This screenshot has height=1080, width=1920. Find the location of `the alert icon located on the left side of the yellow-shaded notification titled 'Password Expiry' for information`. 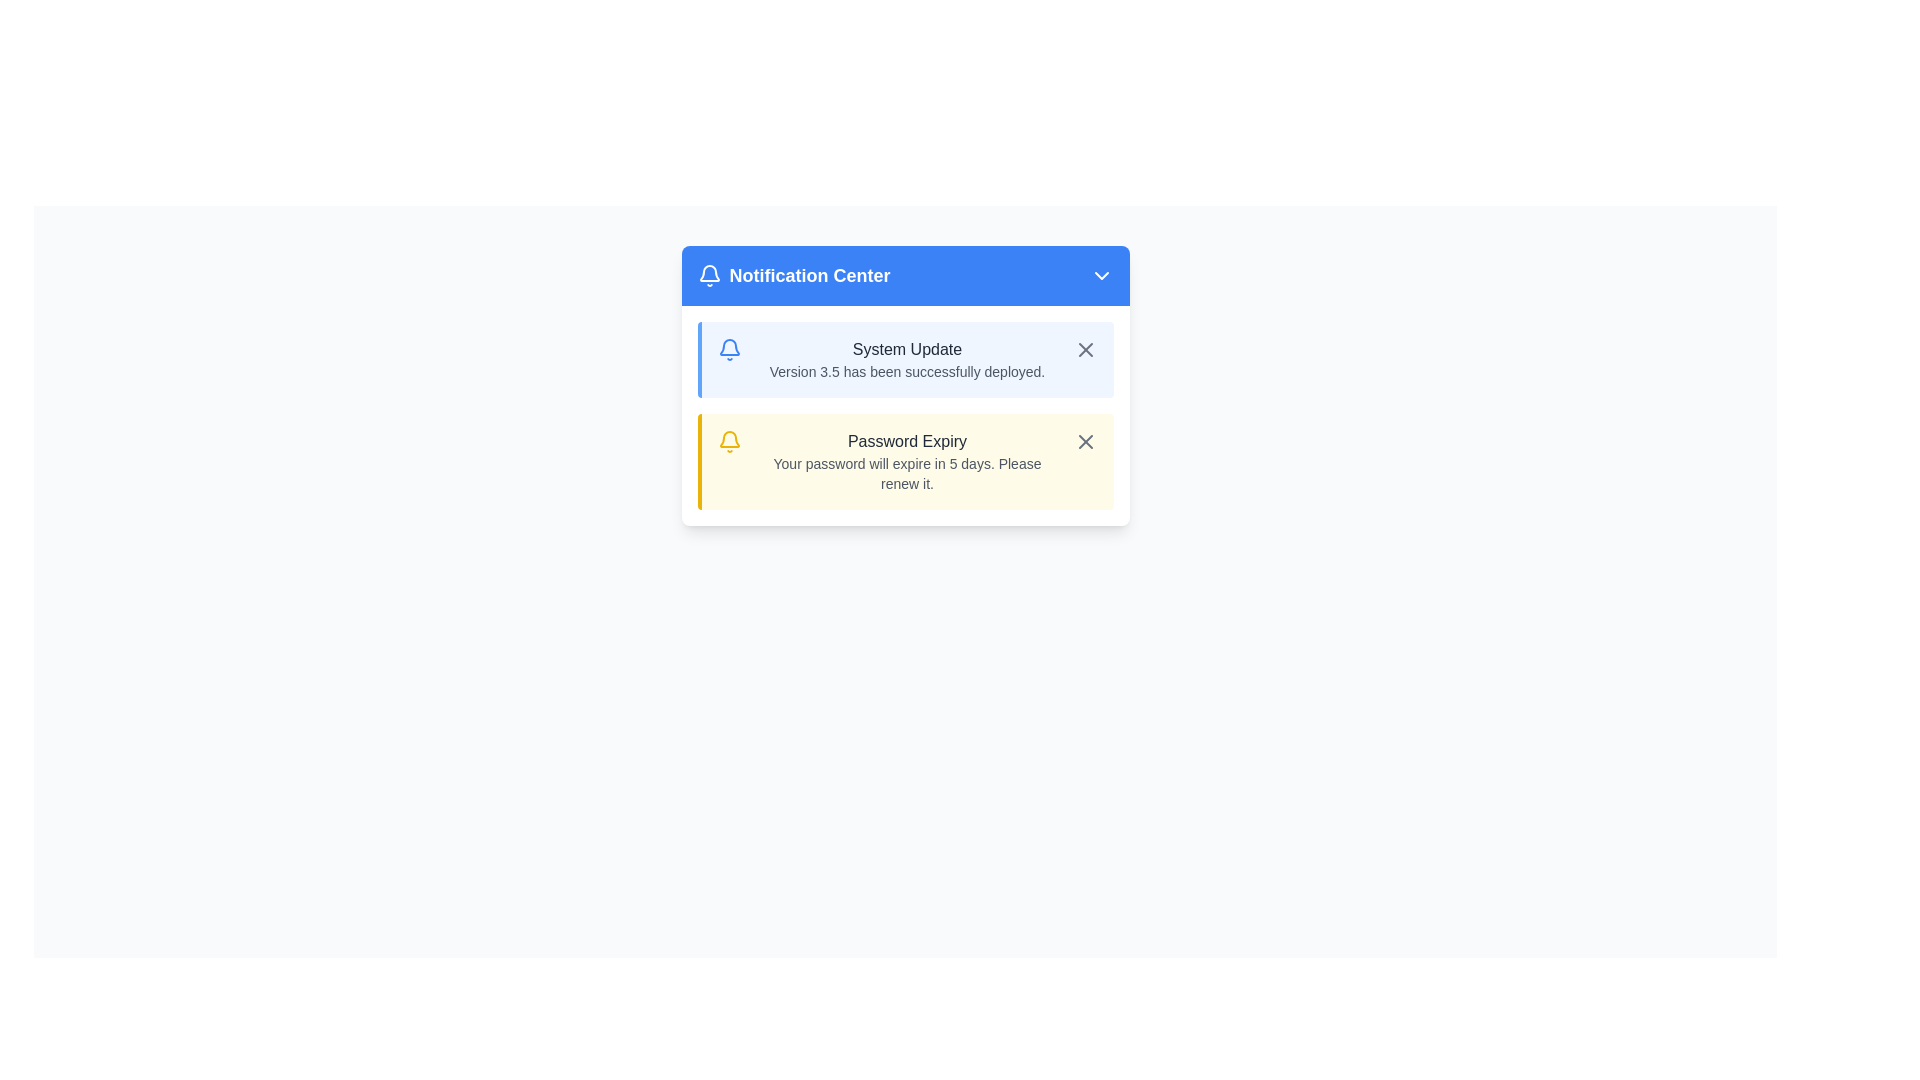

the alert icon located on the left side of the yellow-shaded notification titled 'Password Expiry' for information is located at coordinates (728, 441).